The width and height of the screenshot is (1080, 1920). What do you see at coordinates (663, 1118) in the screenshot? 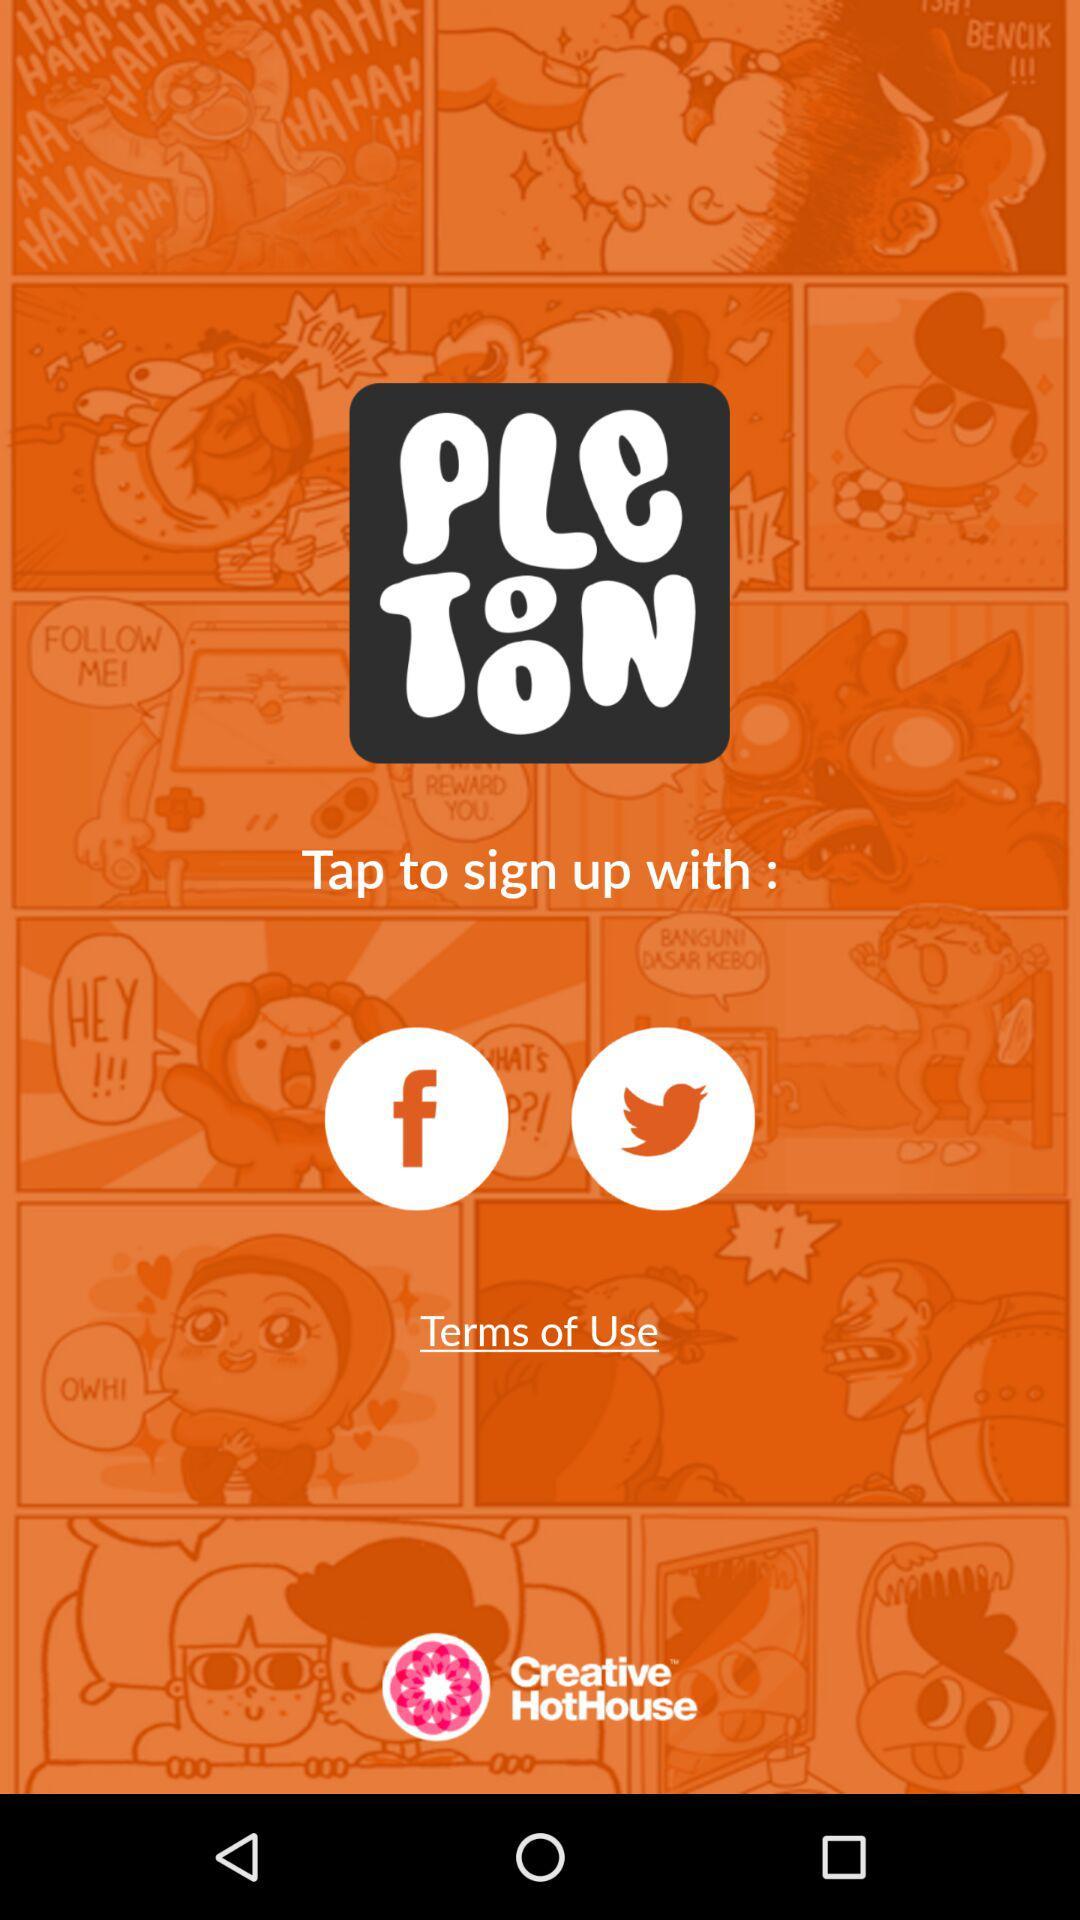
I see `for twitter` at bounding box center [663, 1118].